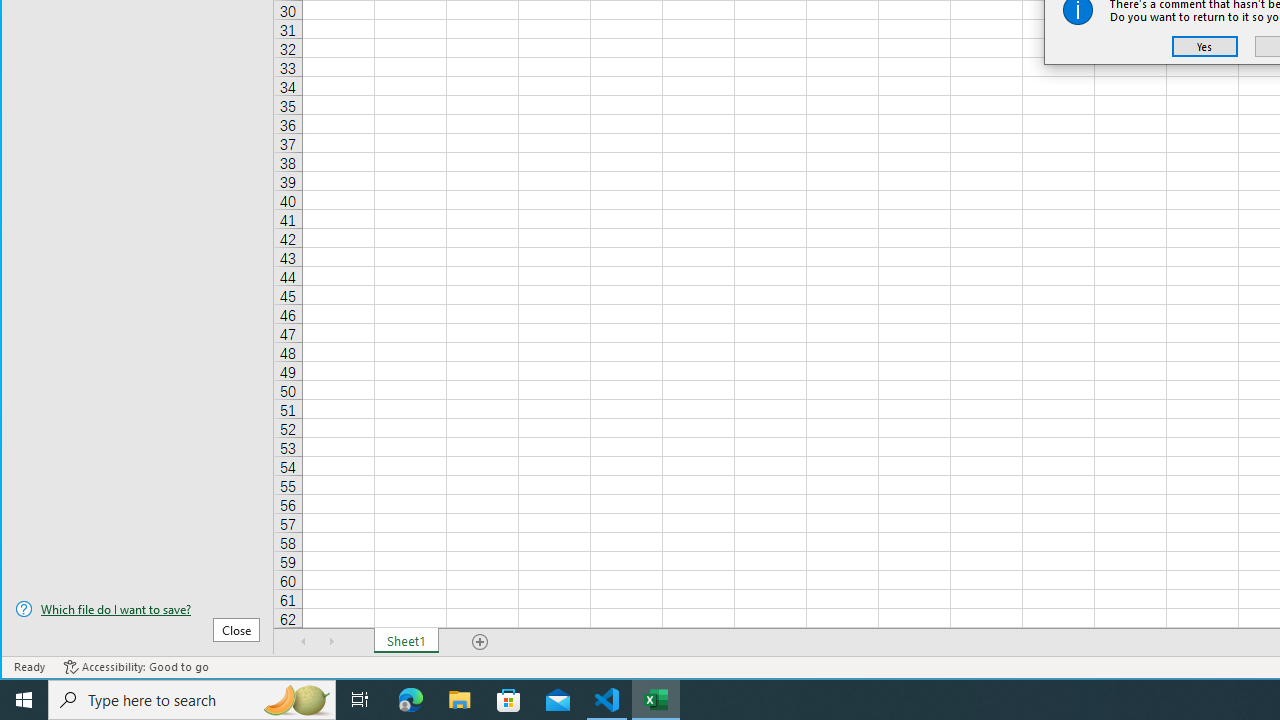 This screenshot has width=1280, height=720. I want to click on 'Search highlights icon opens search home window', so click(294, 698).